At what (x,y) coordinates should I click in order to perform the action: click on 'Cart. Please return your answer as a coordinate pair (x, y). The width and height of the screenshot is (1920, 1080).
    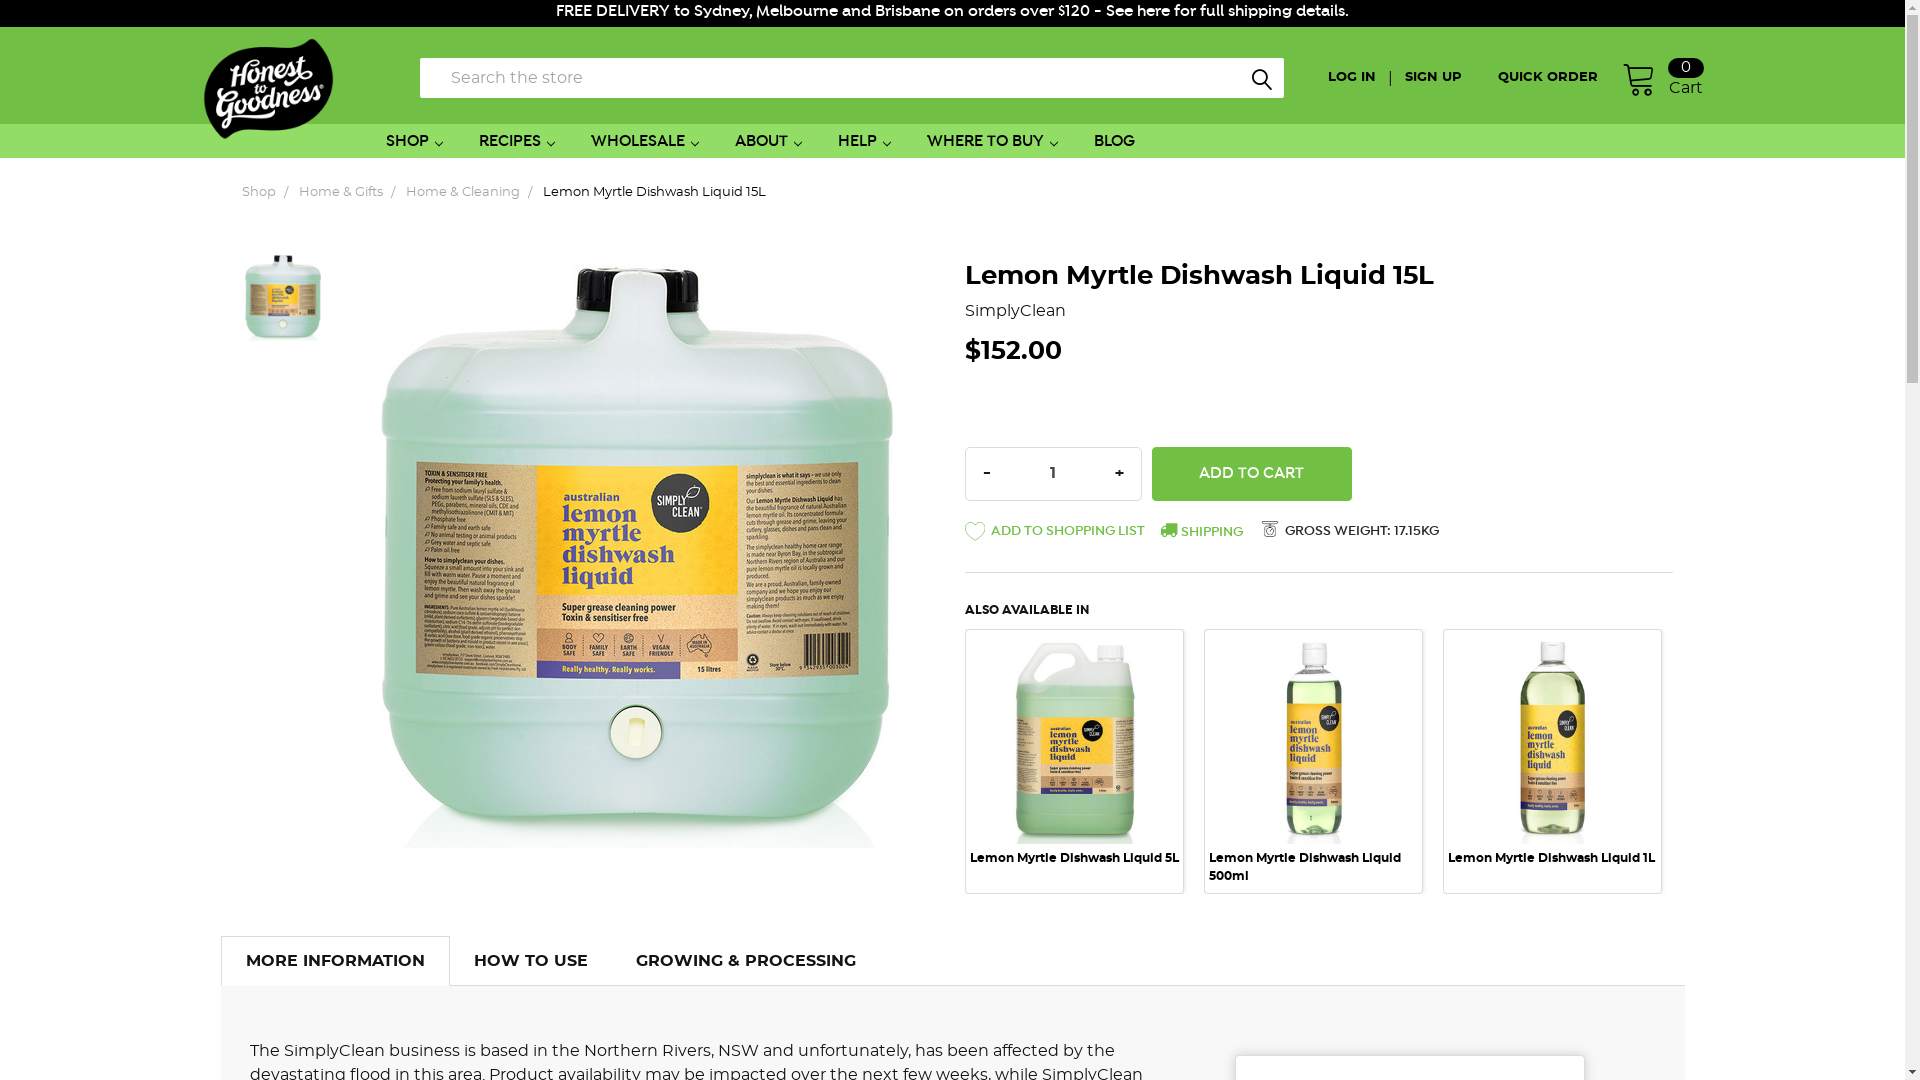
    Looking at the image, I should click on (1662, 77).